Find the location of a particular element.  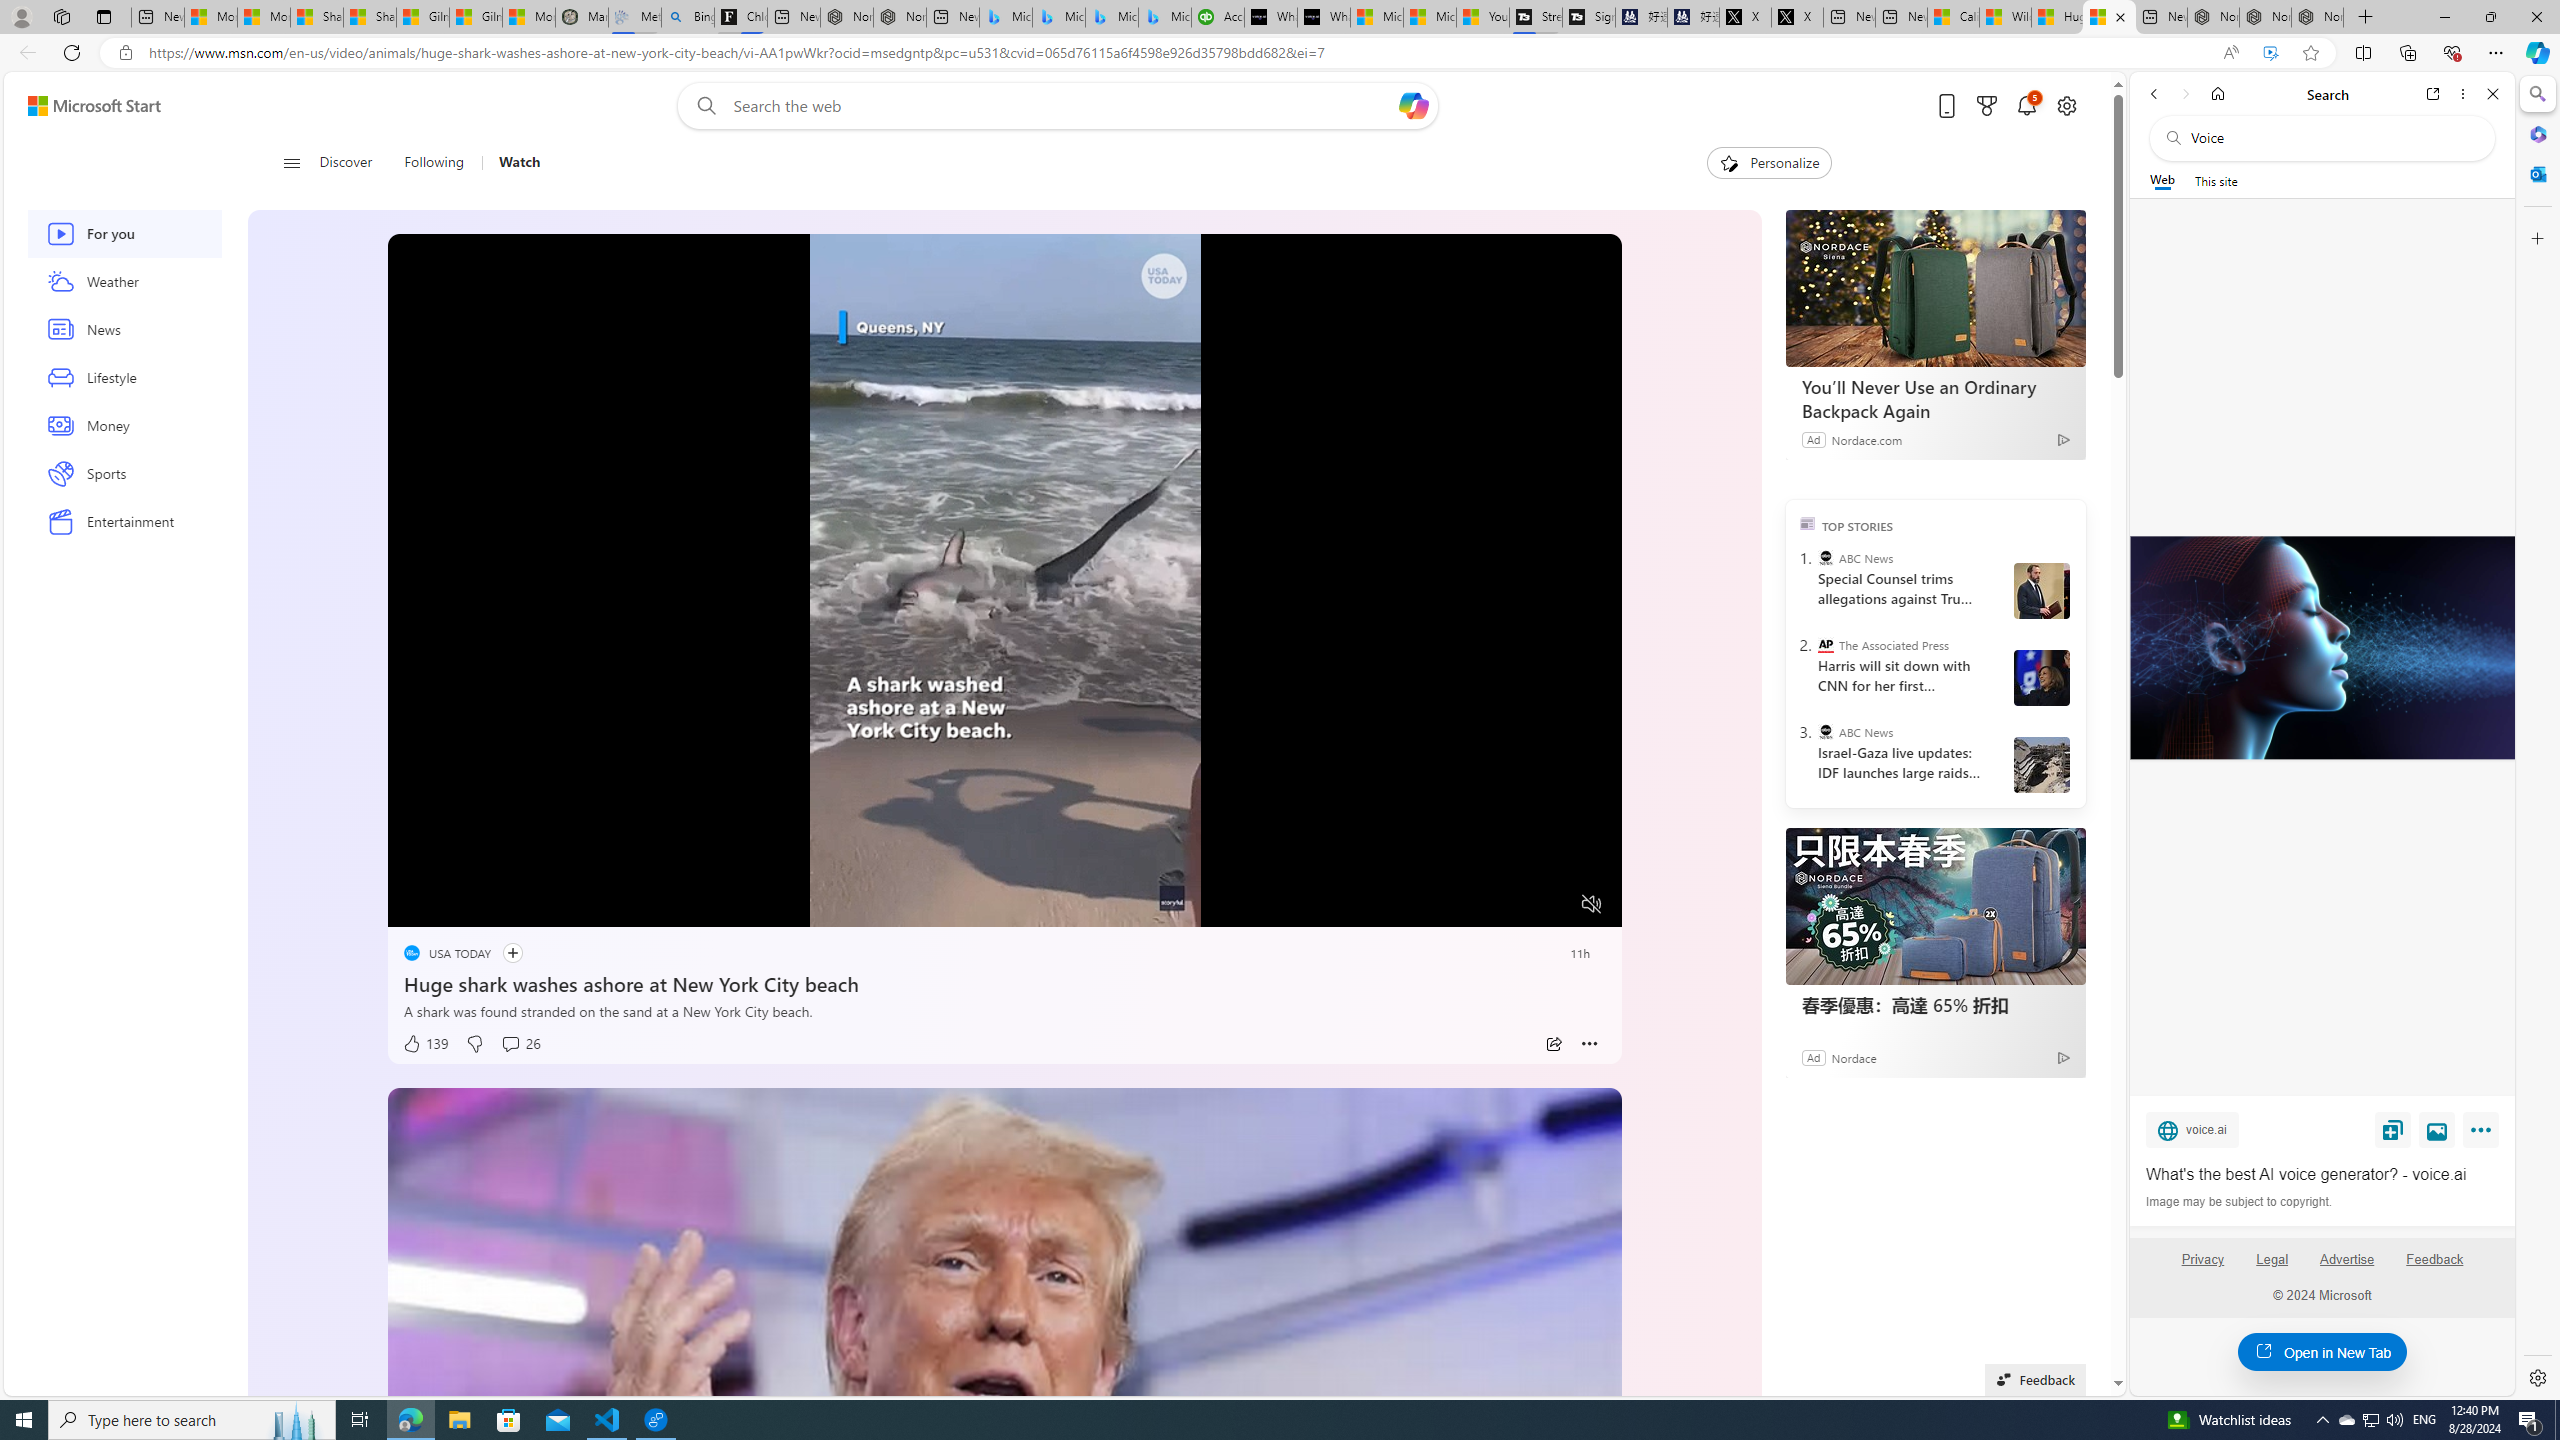

'Accounting Software for Accountants, CPAs and Bookkeepers' is located at coordinates (1216, 16).